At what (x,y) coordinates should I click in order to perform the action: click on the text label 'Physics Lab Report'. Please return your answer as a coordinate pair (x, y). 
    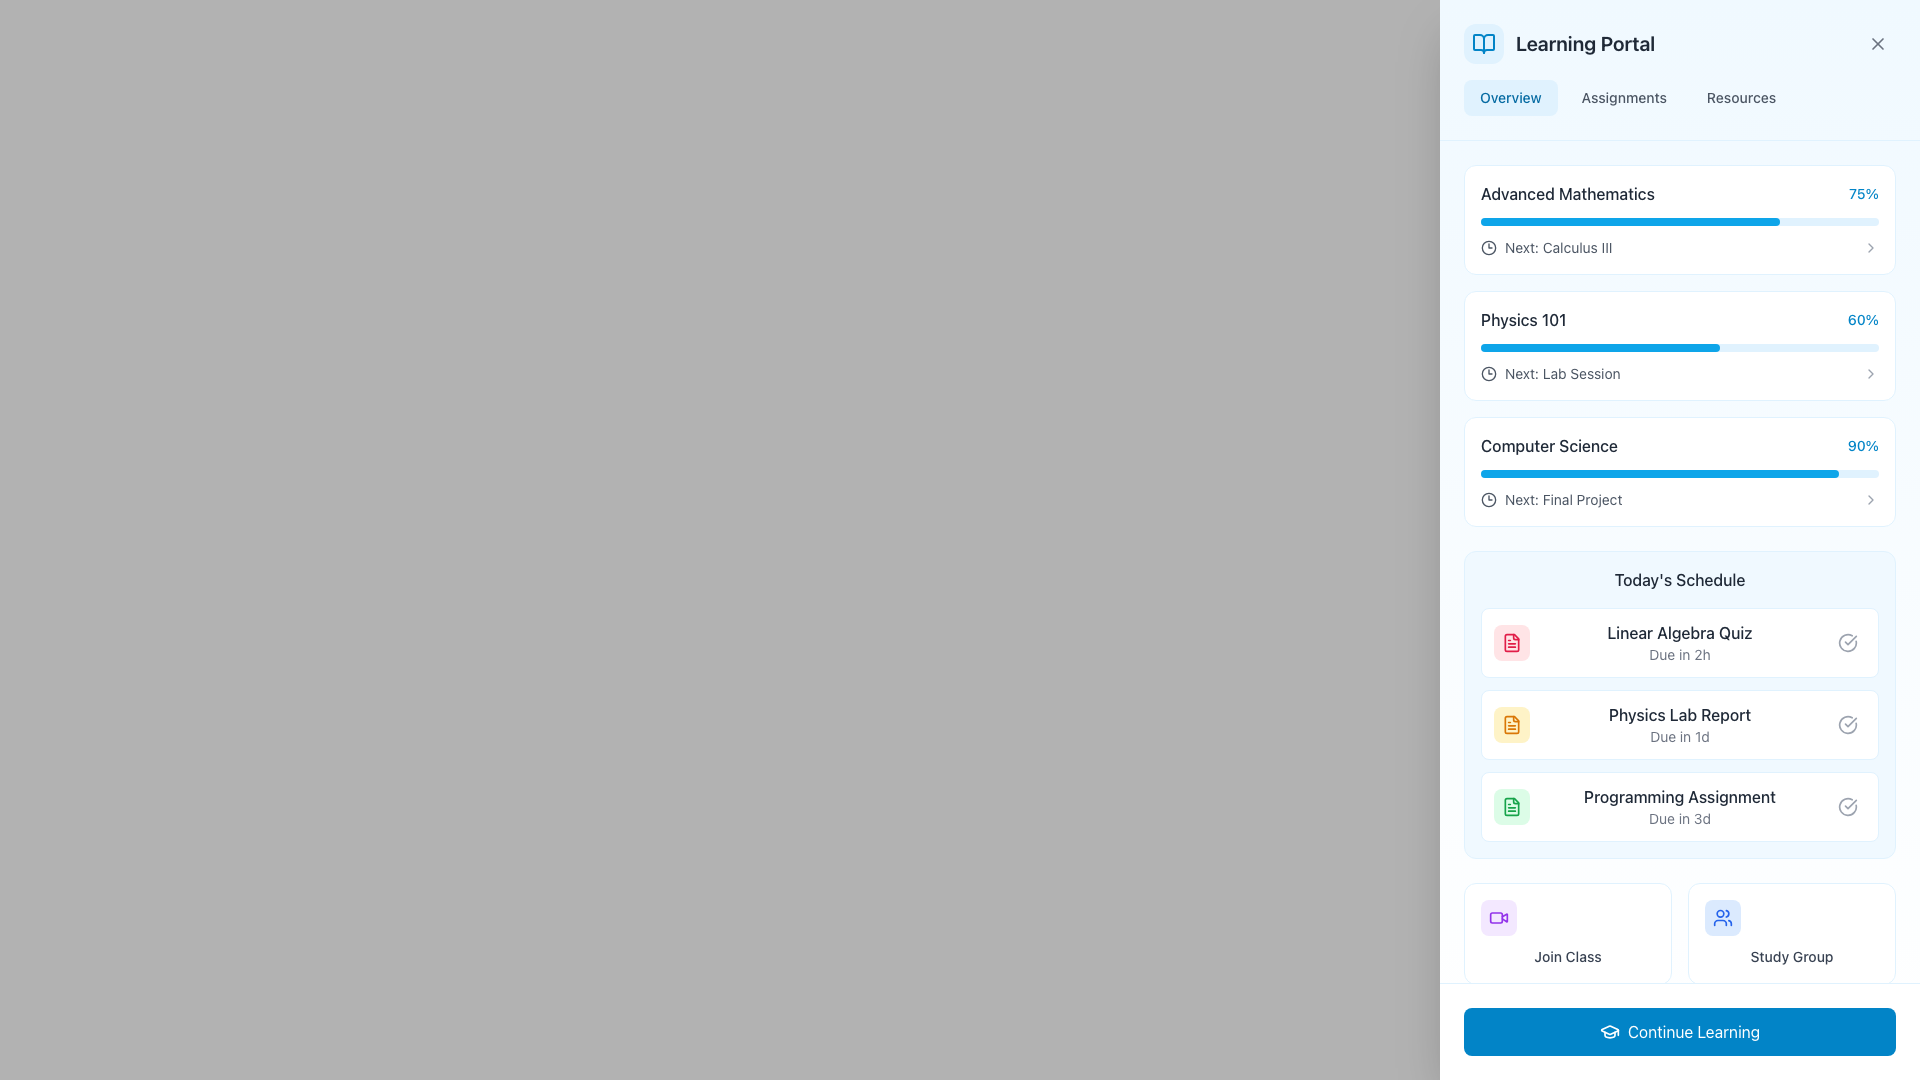
    Looking at the image, I should click on (1680, 713).